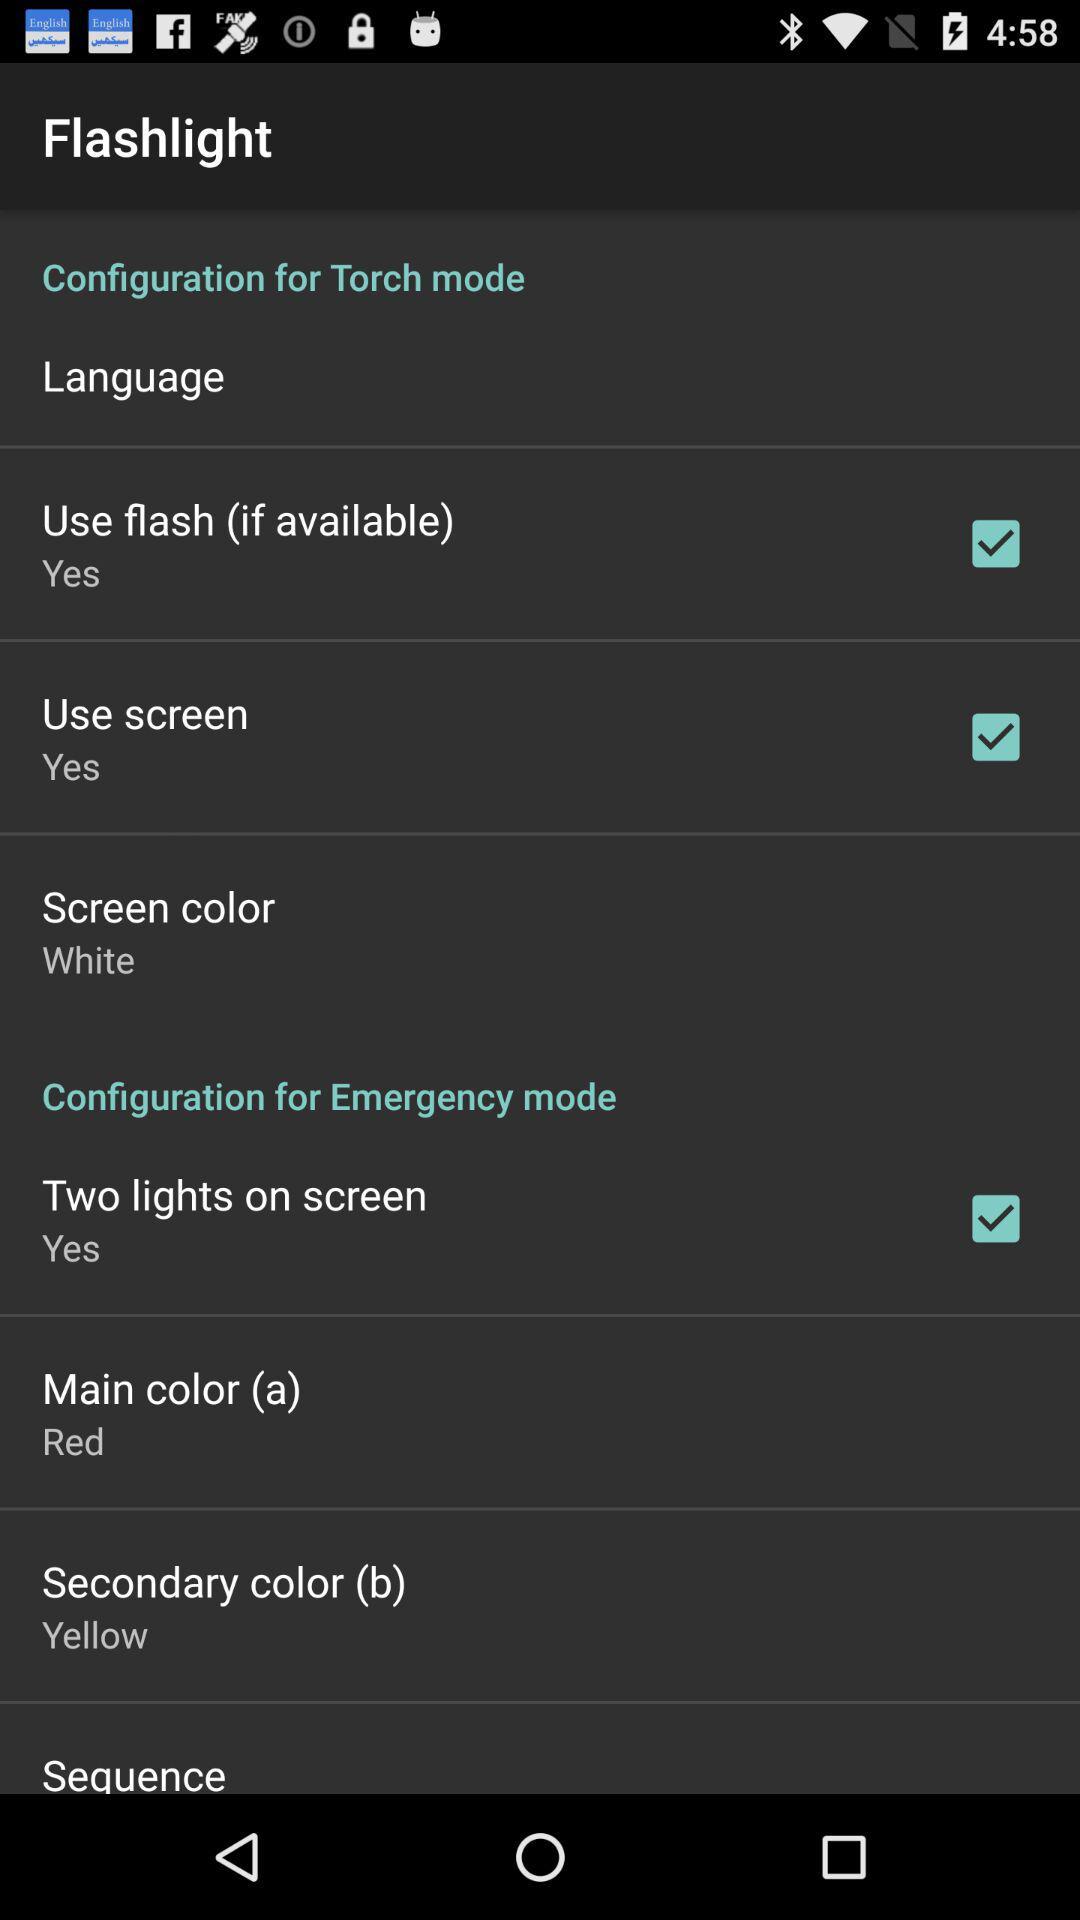 The width and height of the screenshot is (1080, 1920). What do you see at coordinates (133, 374) in the screenshot?
I see `the language icon` at bounding box center [133, 374].